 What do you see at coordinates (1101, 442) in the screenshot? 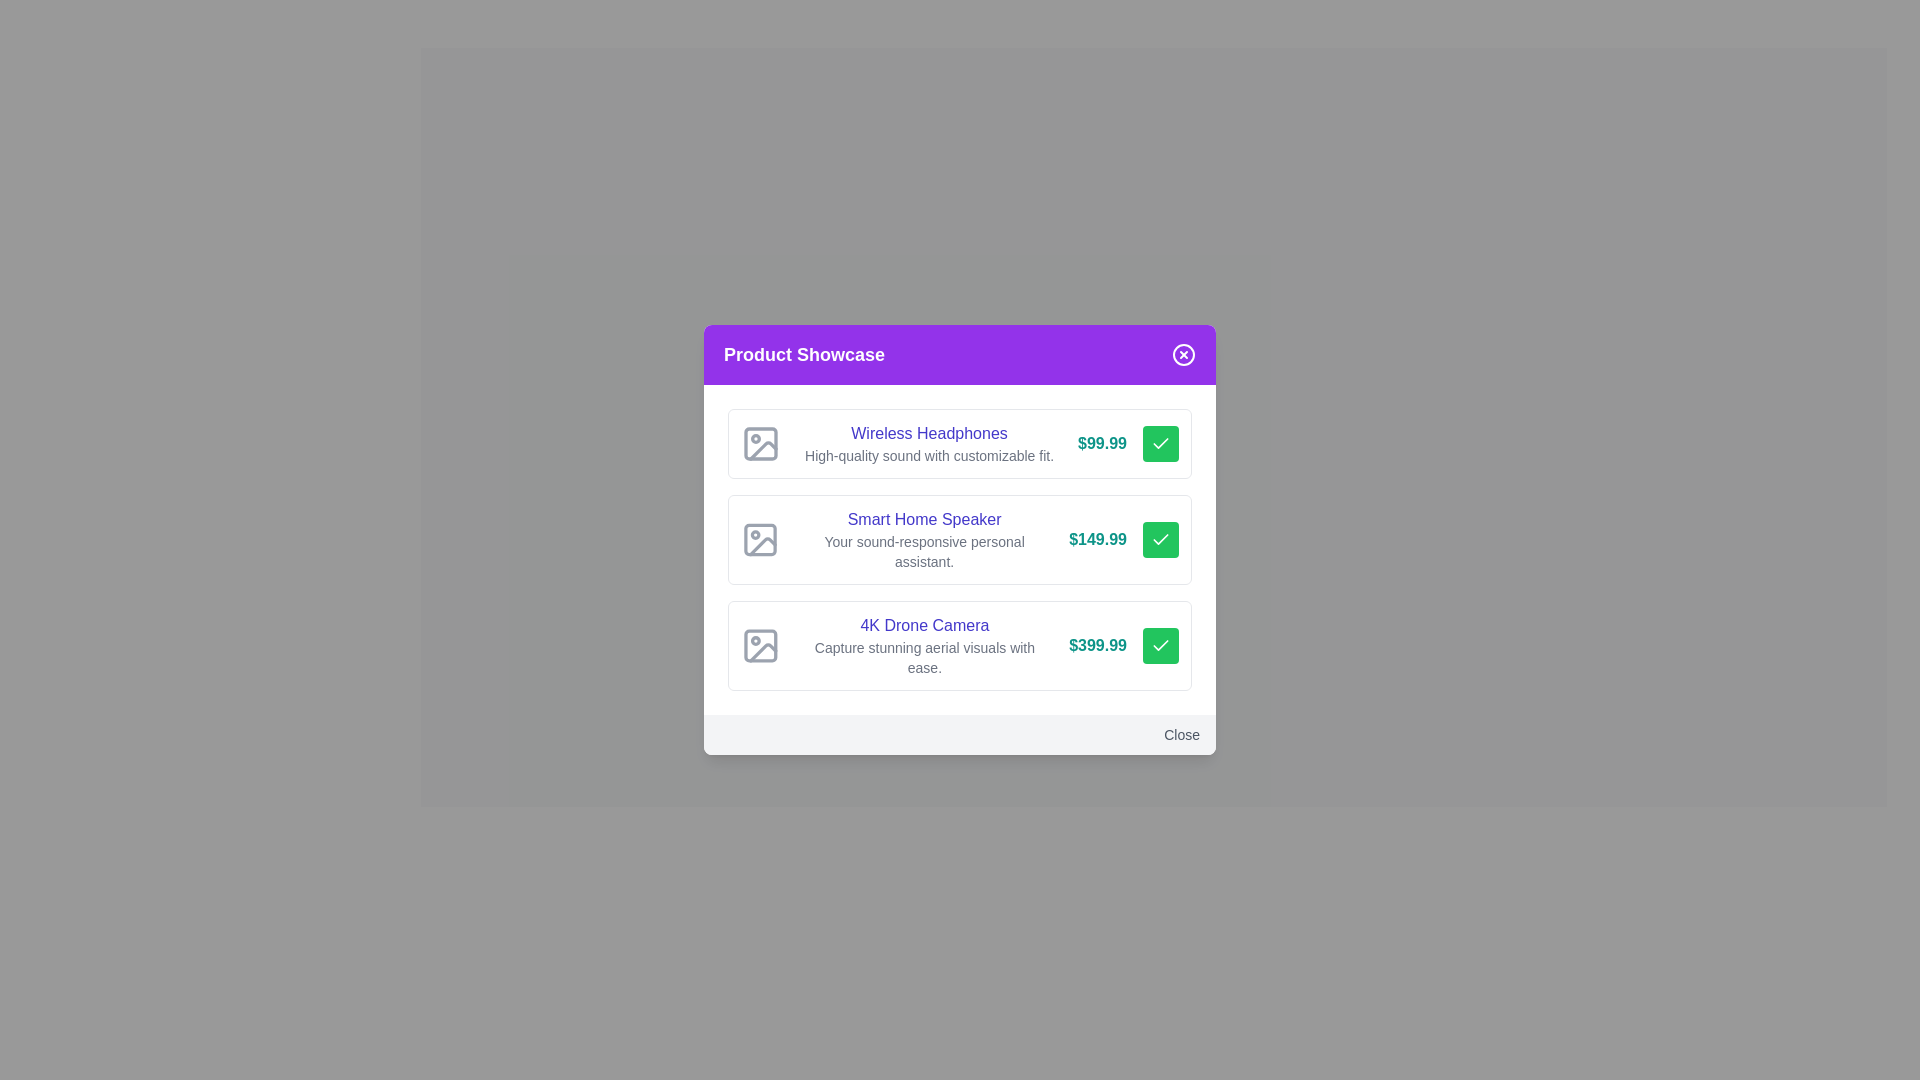
I see `the price text label for the 'Wireless Headphones' product, which is located to the far right of the product title and description` at bounding box center [1101, 442].